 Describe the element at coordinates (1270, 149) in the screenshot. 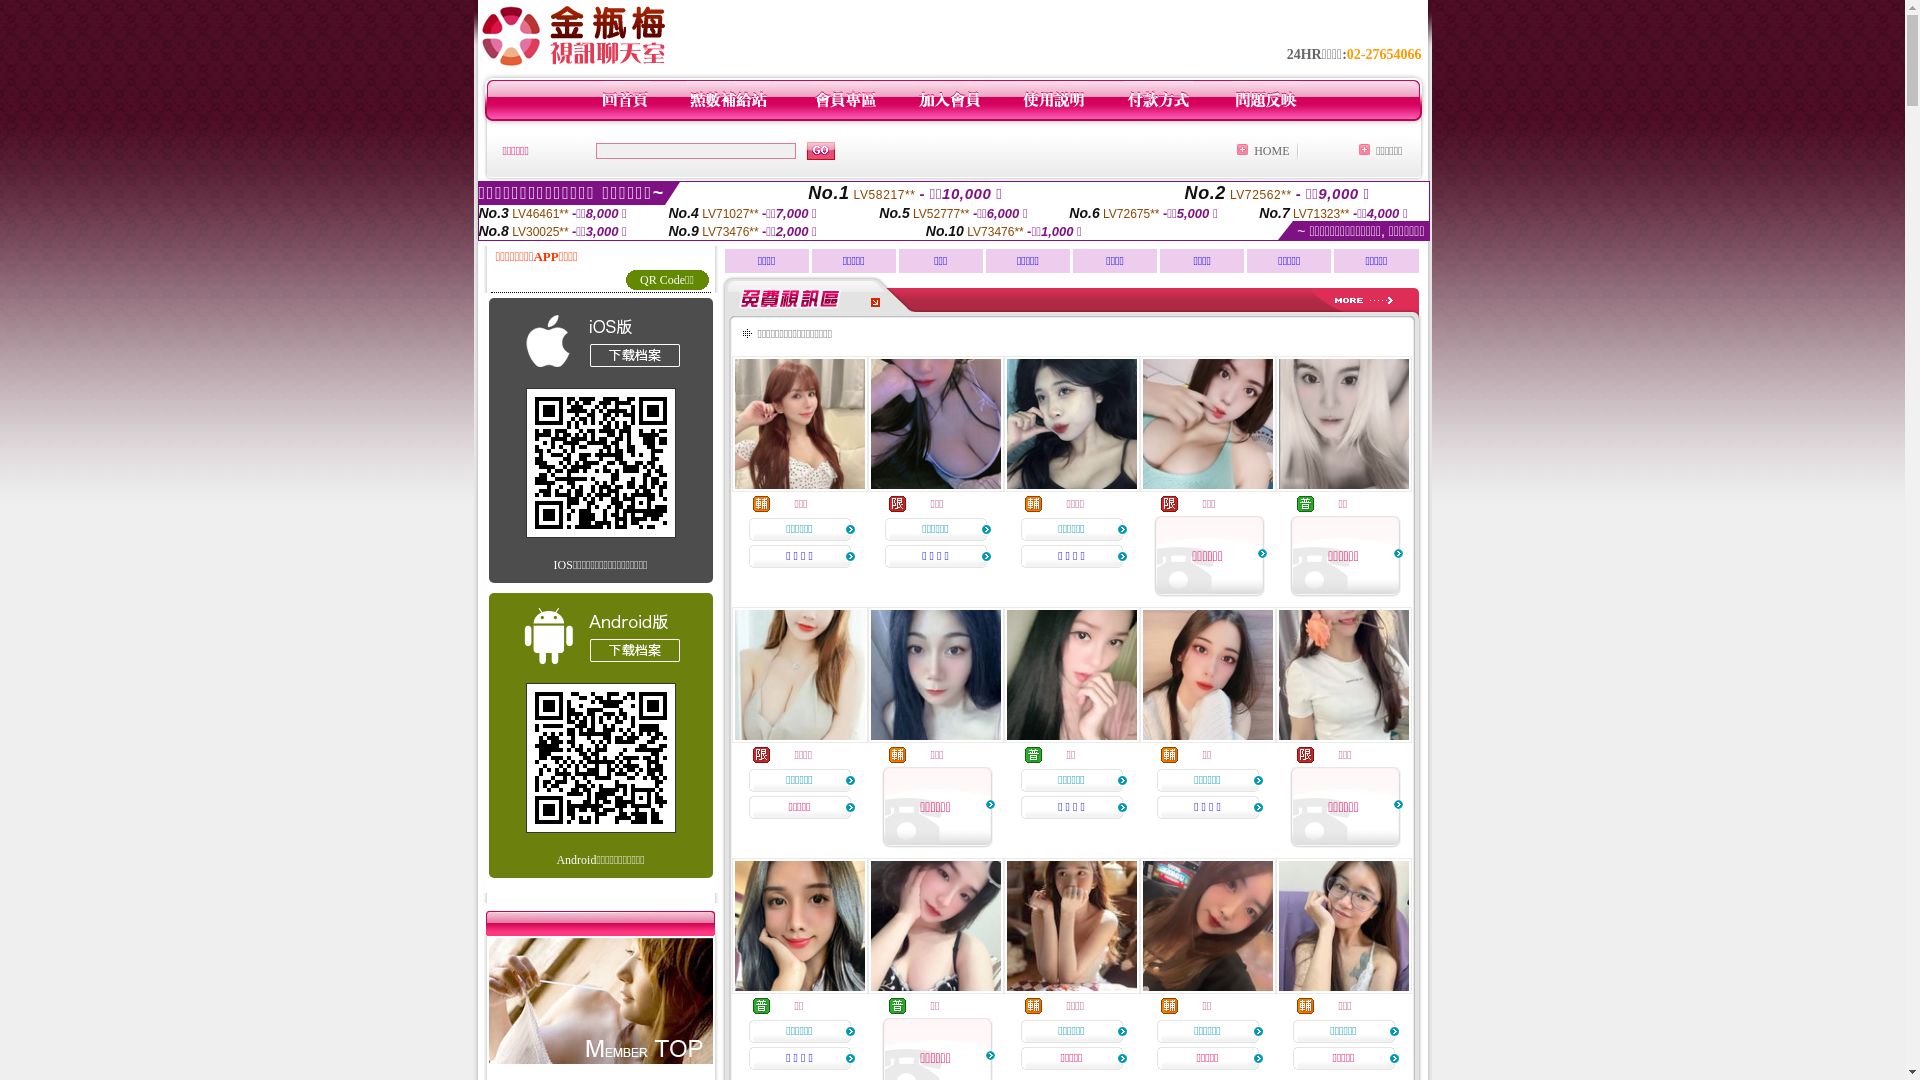

I see `'HOME'` at that location.